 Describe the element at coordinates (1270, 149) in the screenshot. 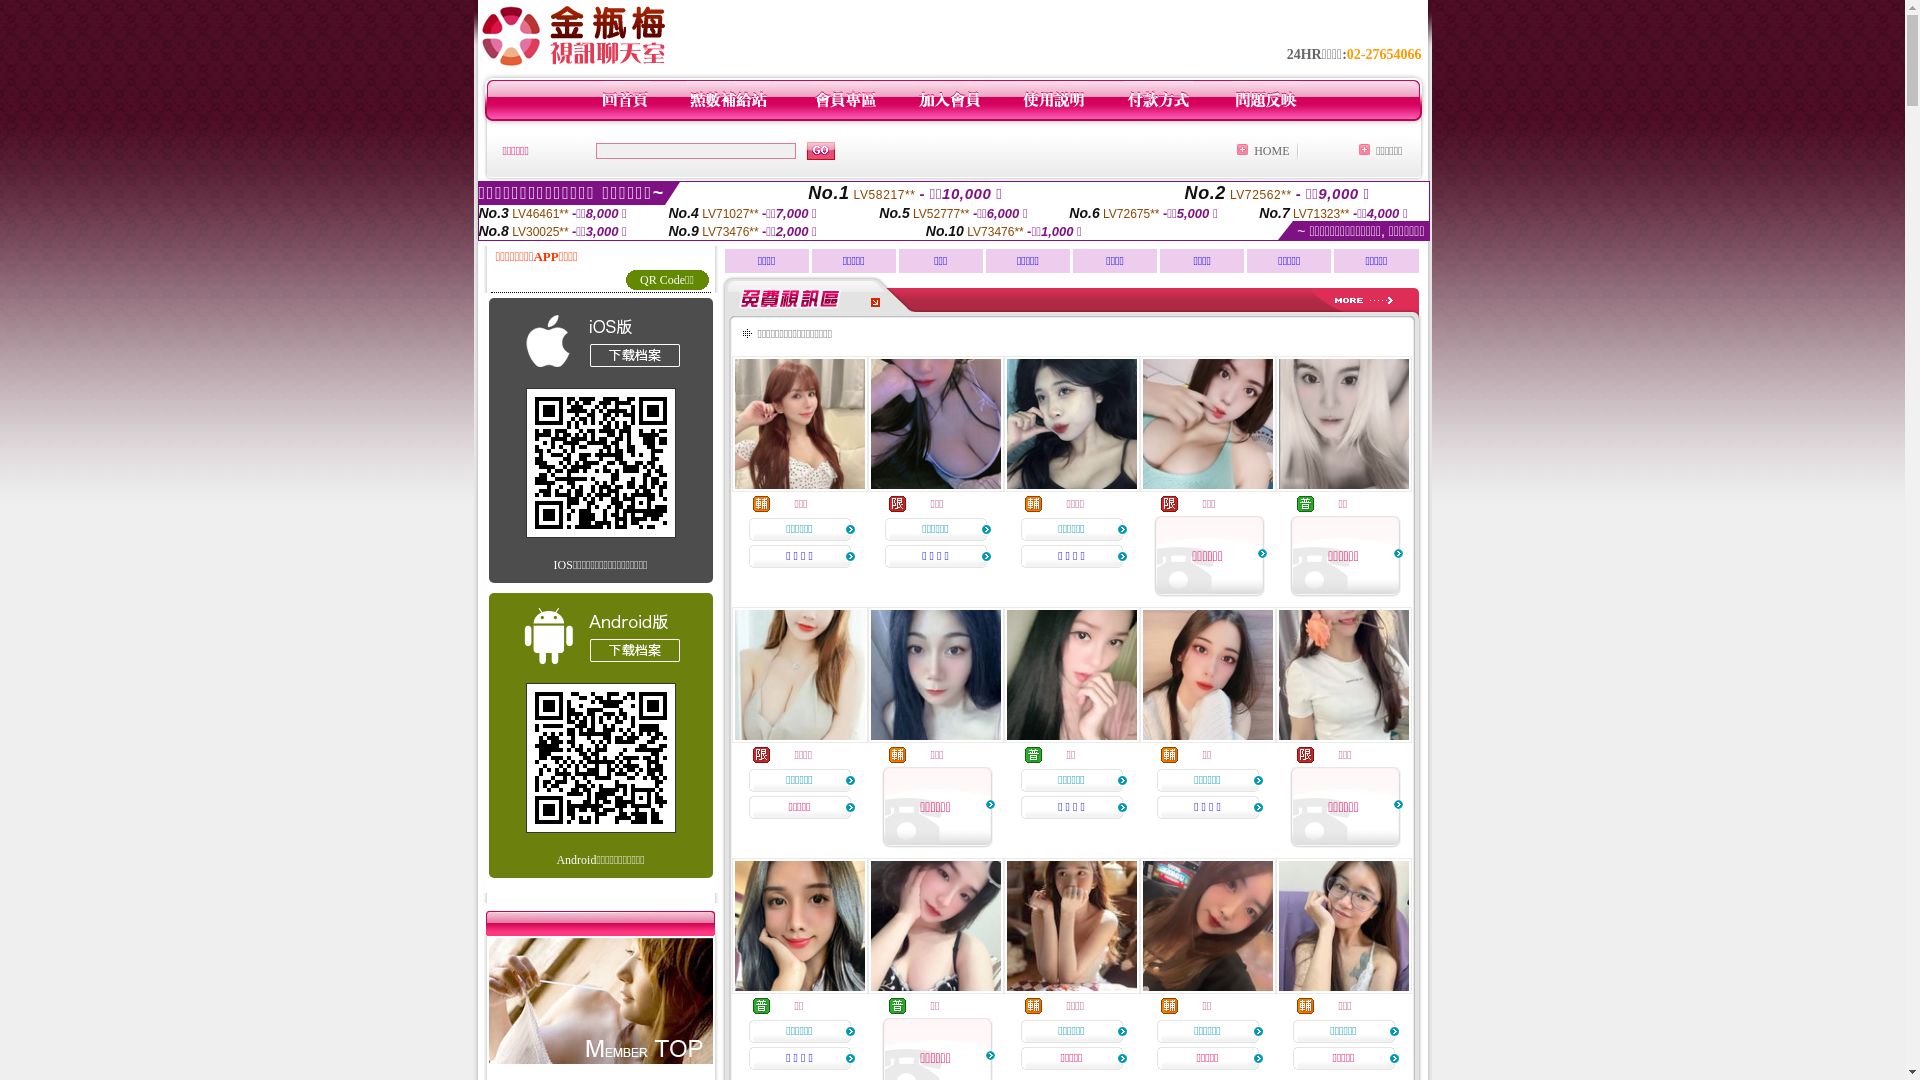

I see `'HOME'` at that location.